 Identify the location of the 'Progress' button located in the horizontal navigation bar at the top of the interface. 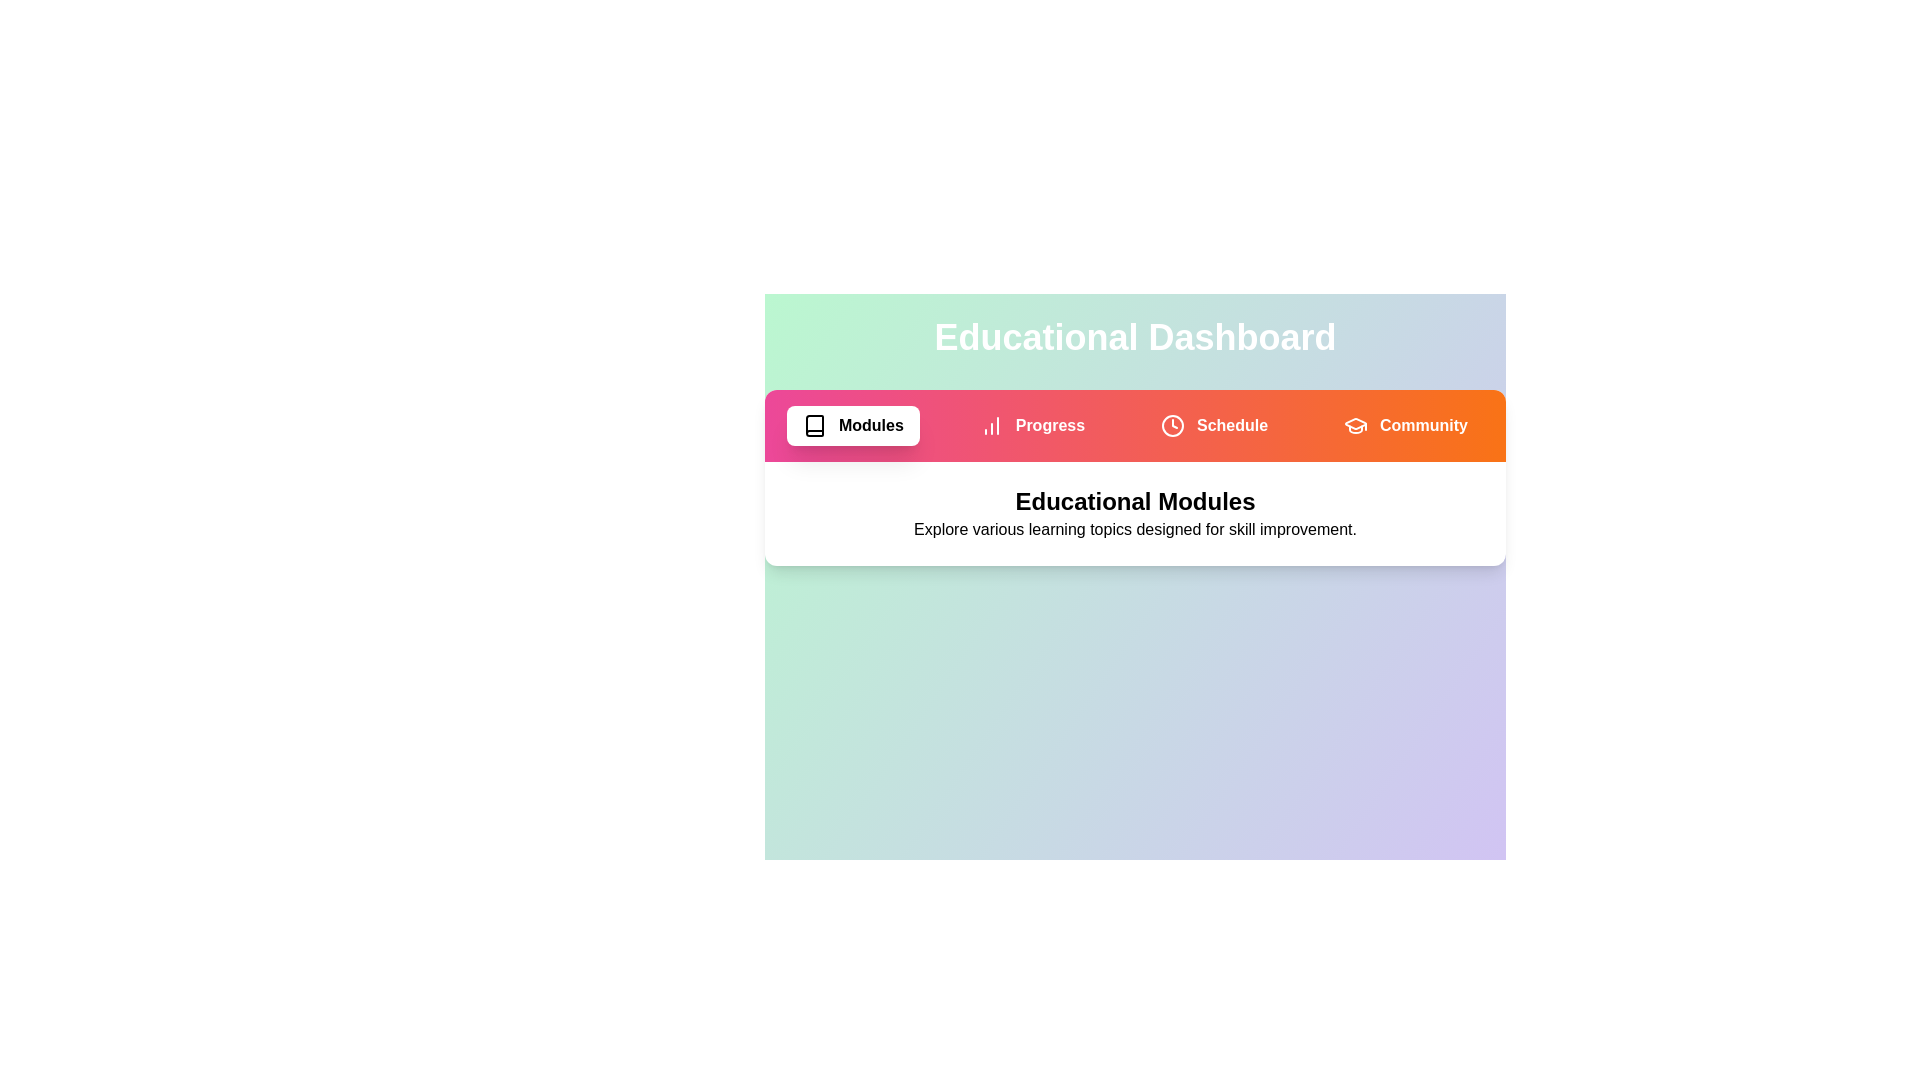
(1032, 424).